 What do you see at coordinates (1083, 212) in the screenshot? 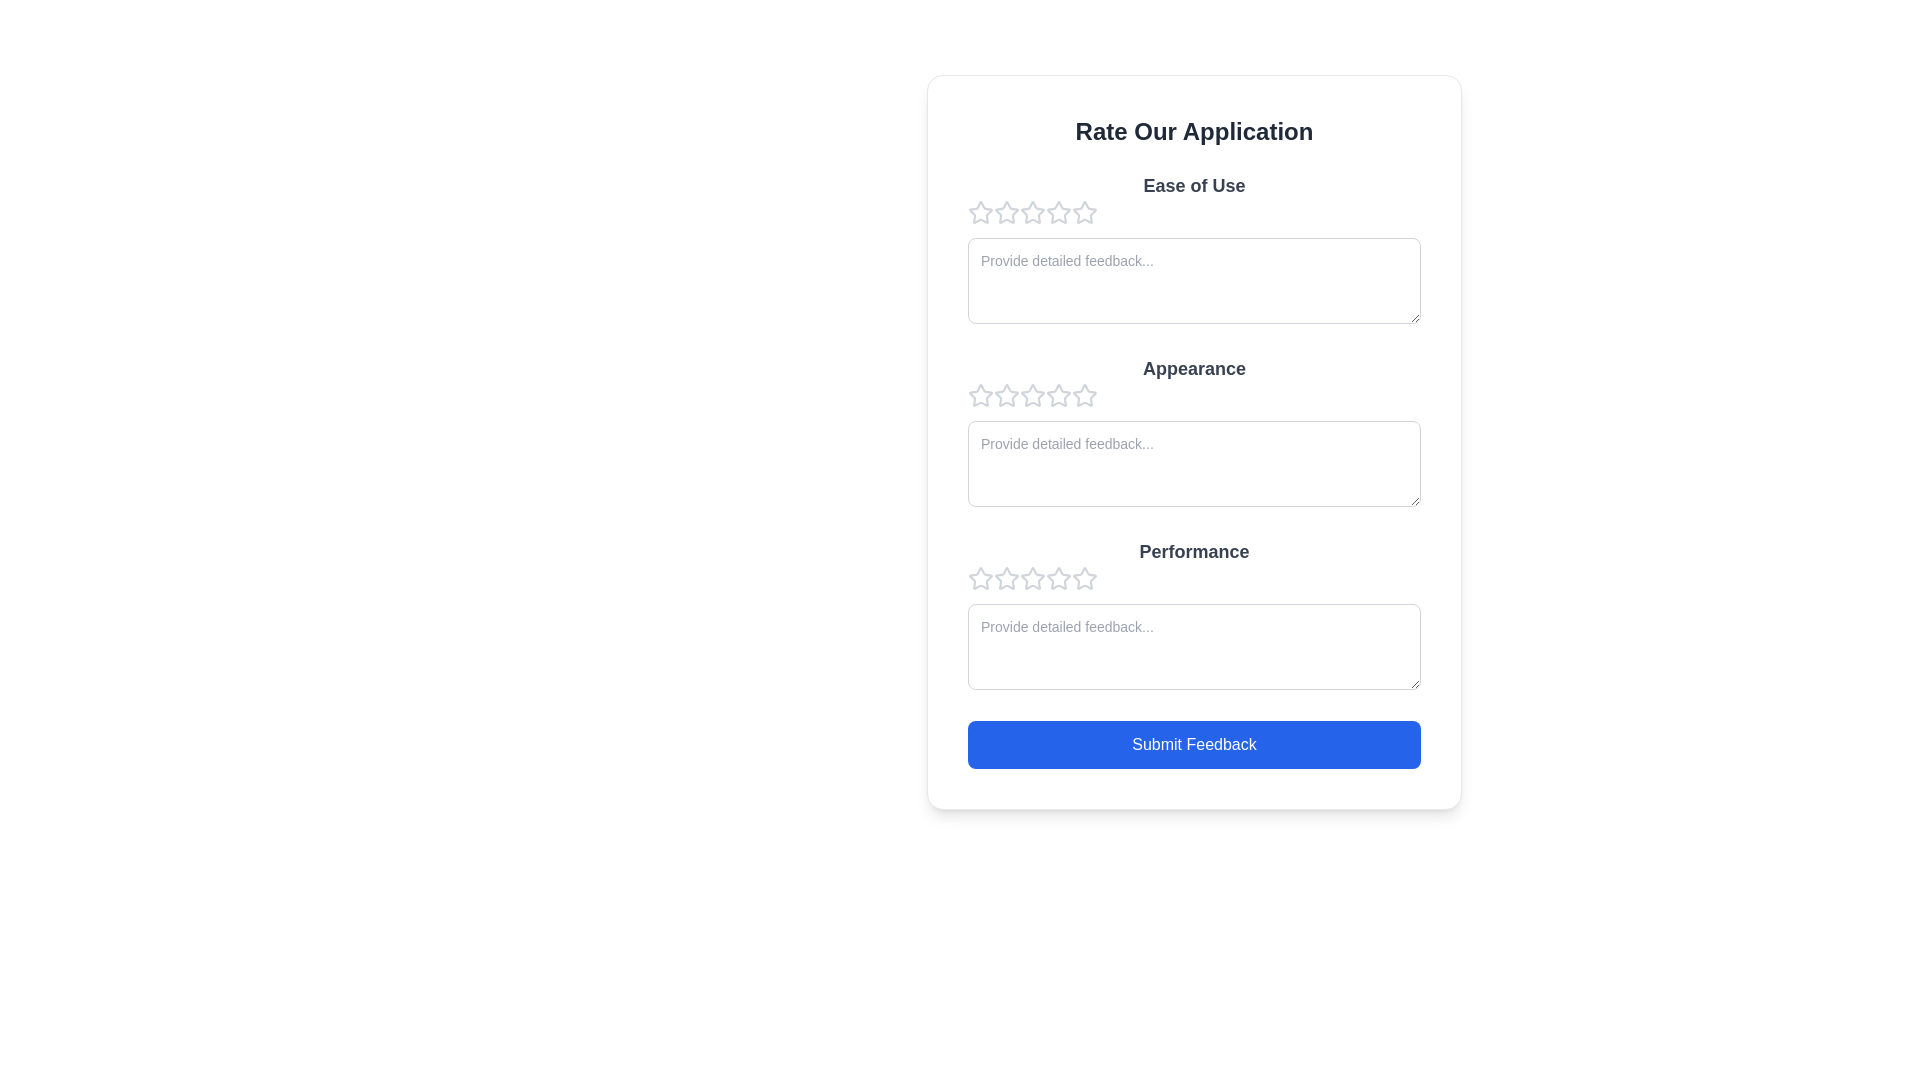
I see `the 5th gray, outlined star icon in the 'Ease of Use' rating bar to rate it` at bounding box center [1083, 212].